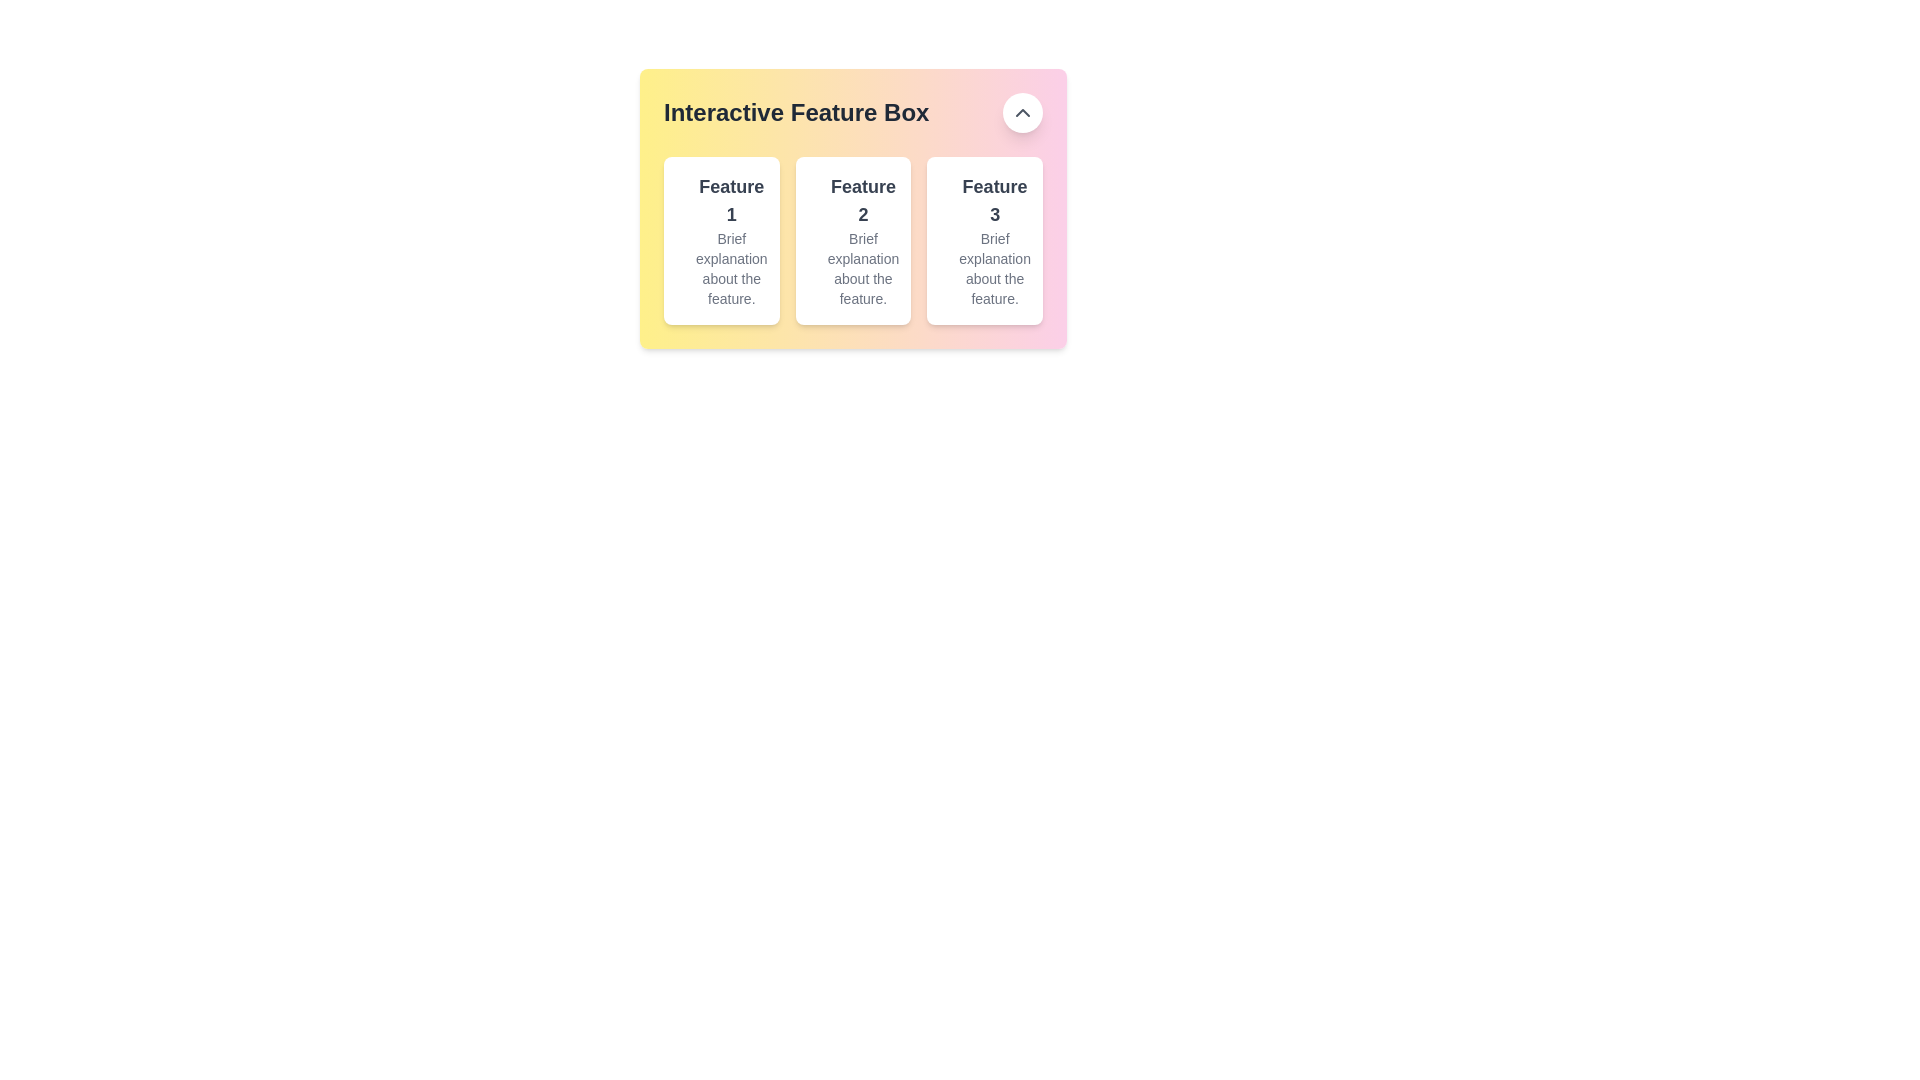 The image size is (1920, 1080). Describe the element at coordinates (863, 239) in the screenshot. I see `the text description 'Feature 2' to trigger potential tooltips` at that location.